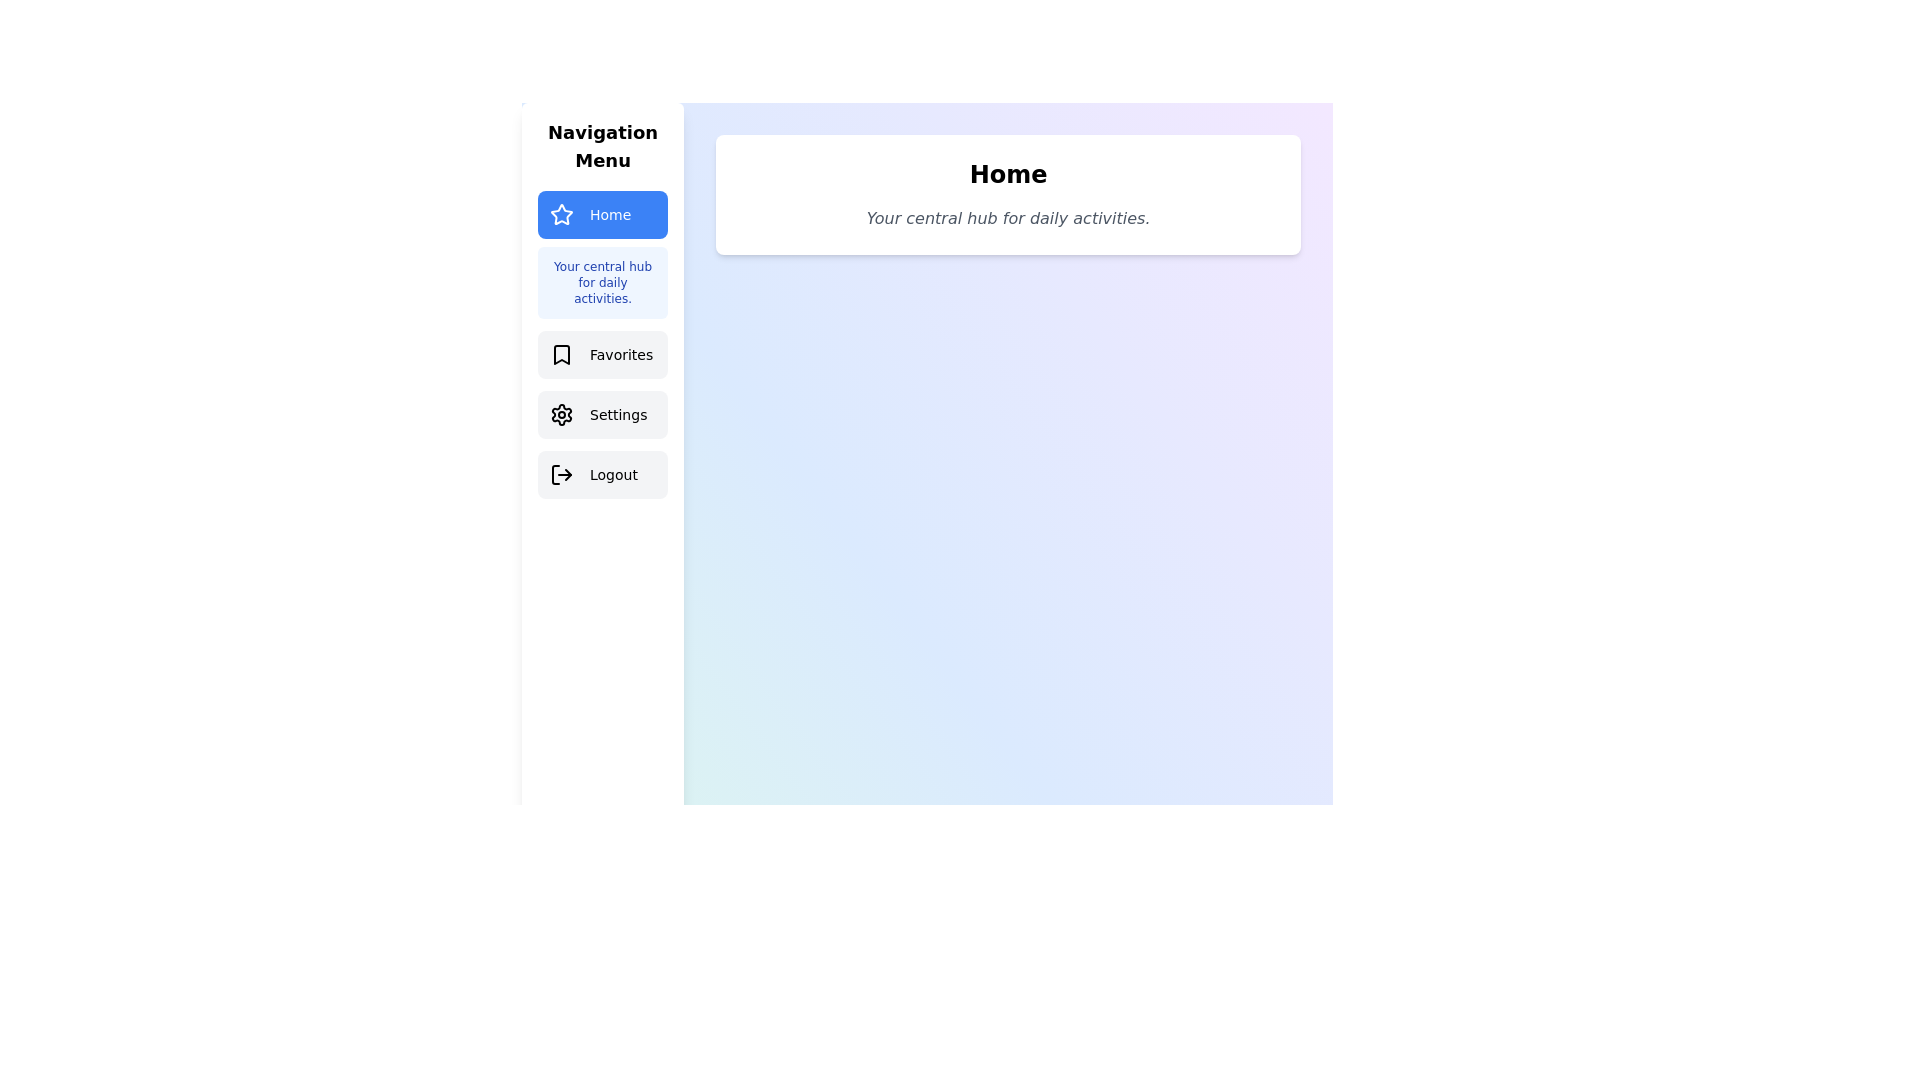 The image size is (1920, 1080). Describe the element at coordinates (602, 474) in the screenshot. I see `the Logout tab from the navigation menu` at that location.